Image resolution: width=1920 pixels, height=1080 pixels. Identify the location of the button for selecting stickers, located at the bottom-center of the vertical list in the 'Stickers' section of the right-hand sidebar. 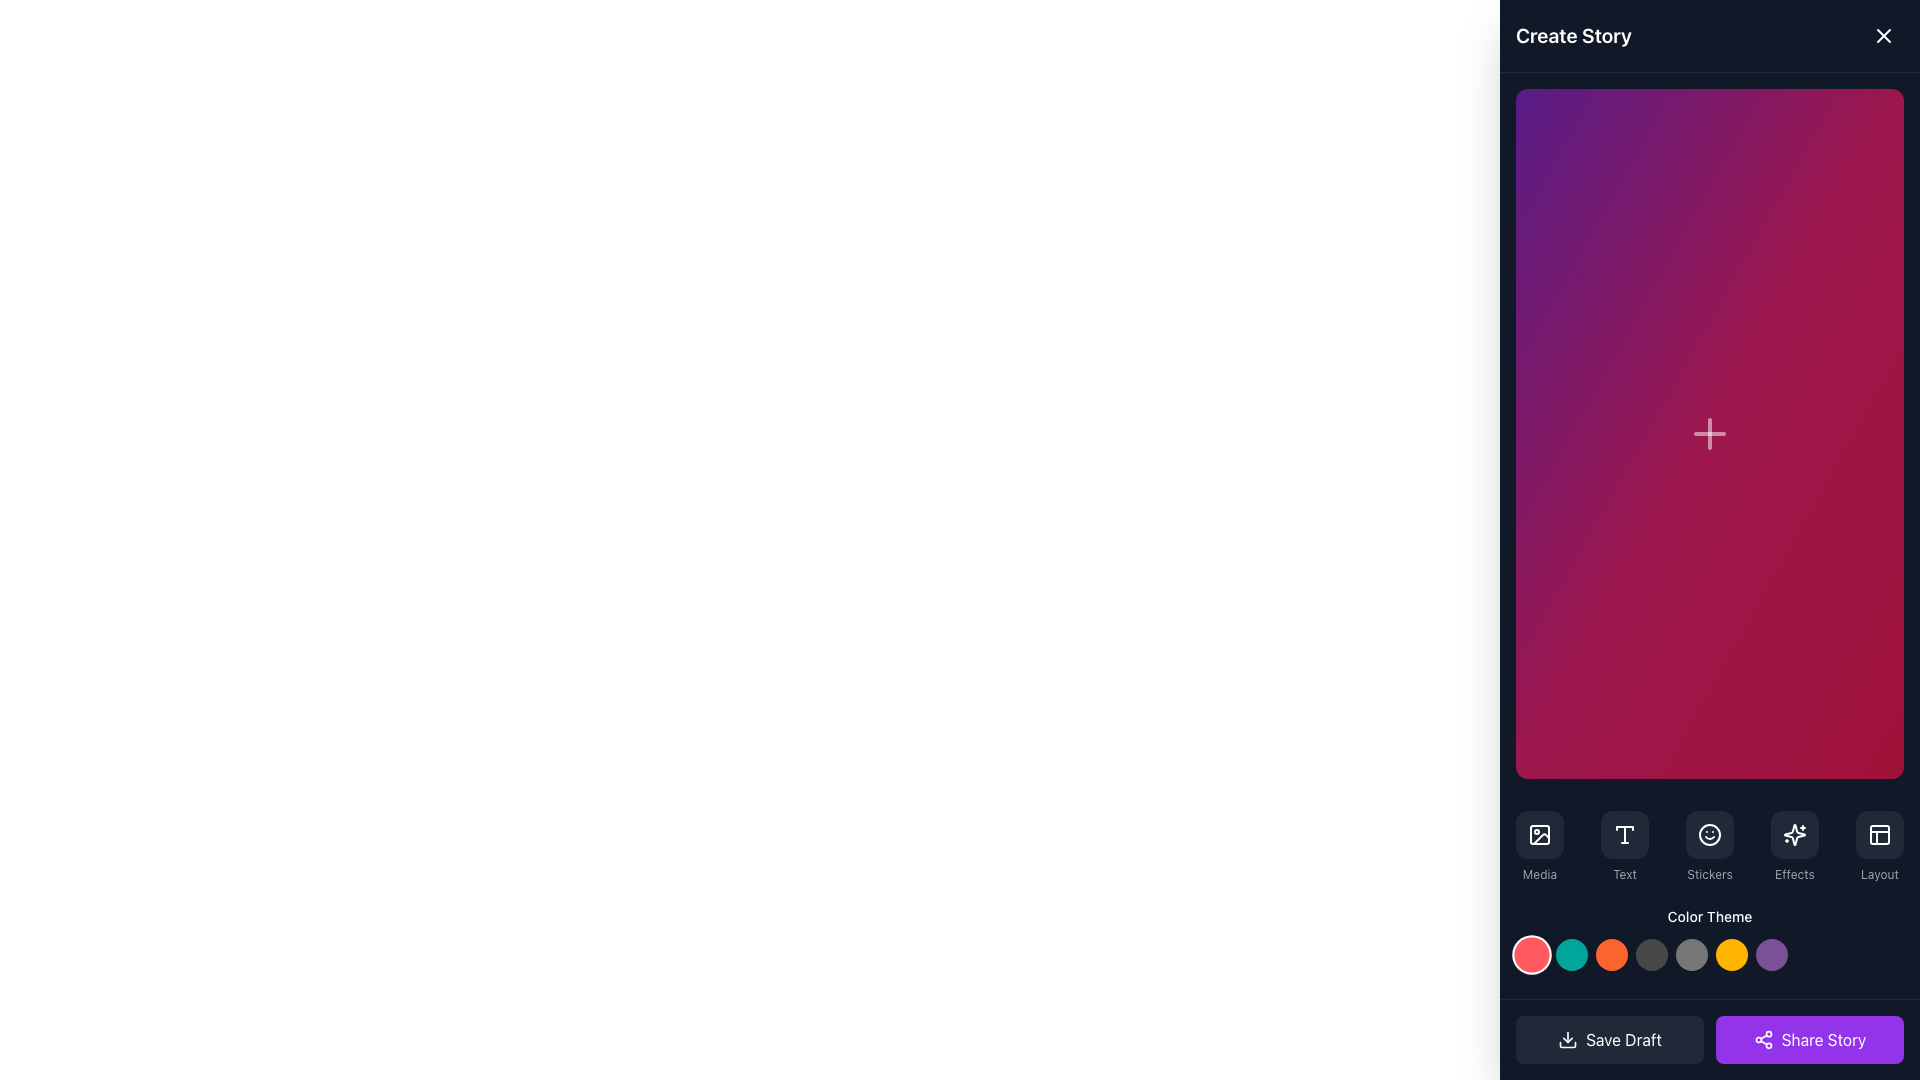
(1708, 833).